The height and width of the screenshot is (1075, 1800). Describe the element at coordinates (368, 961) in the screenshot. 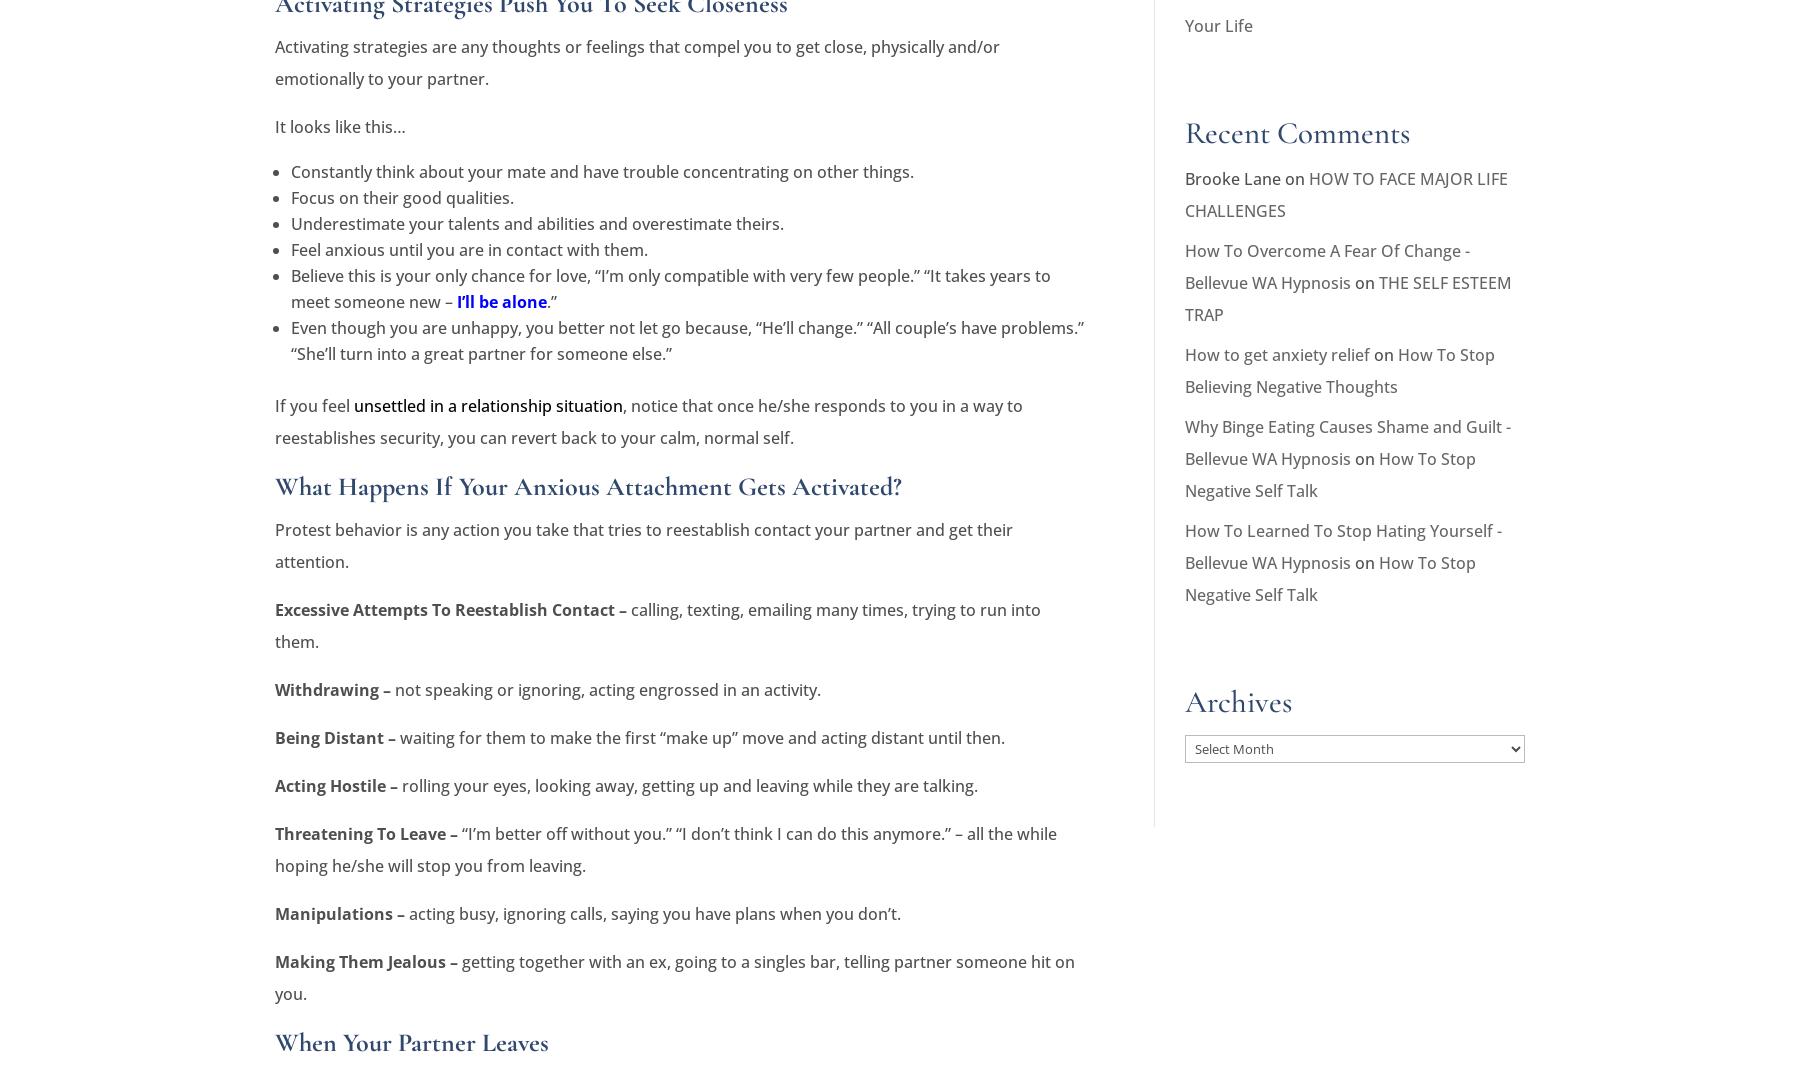

I see `'Making Them Jealous –'` at that location.